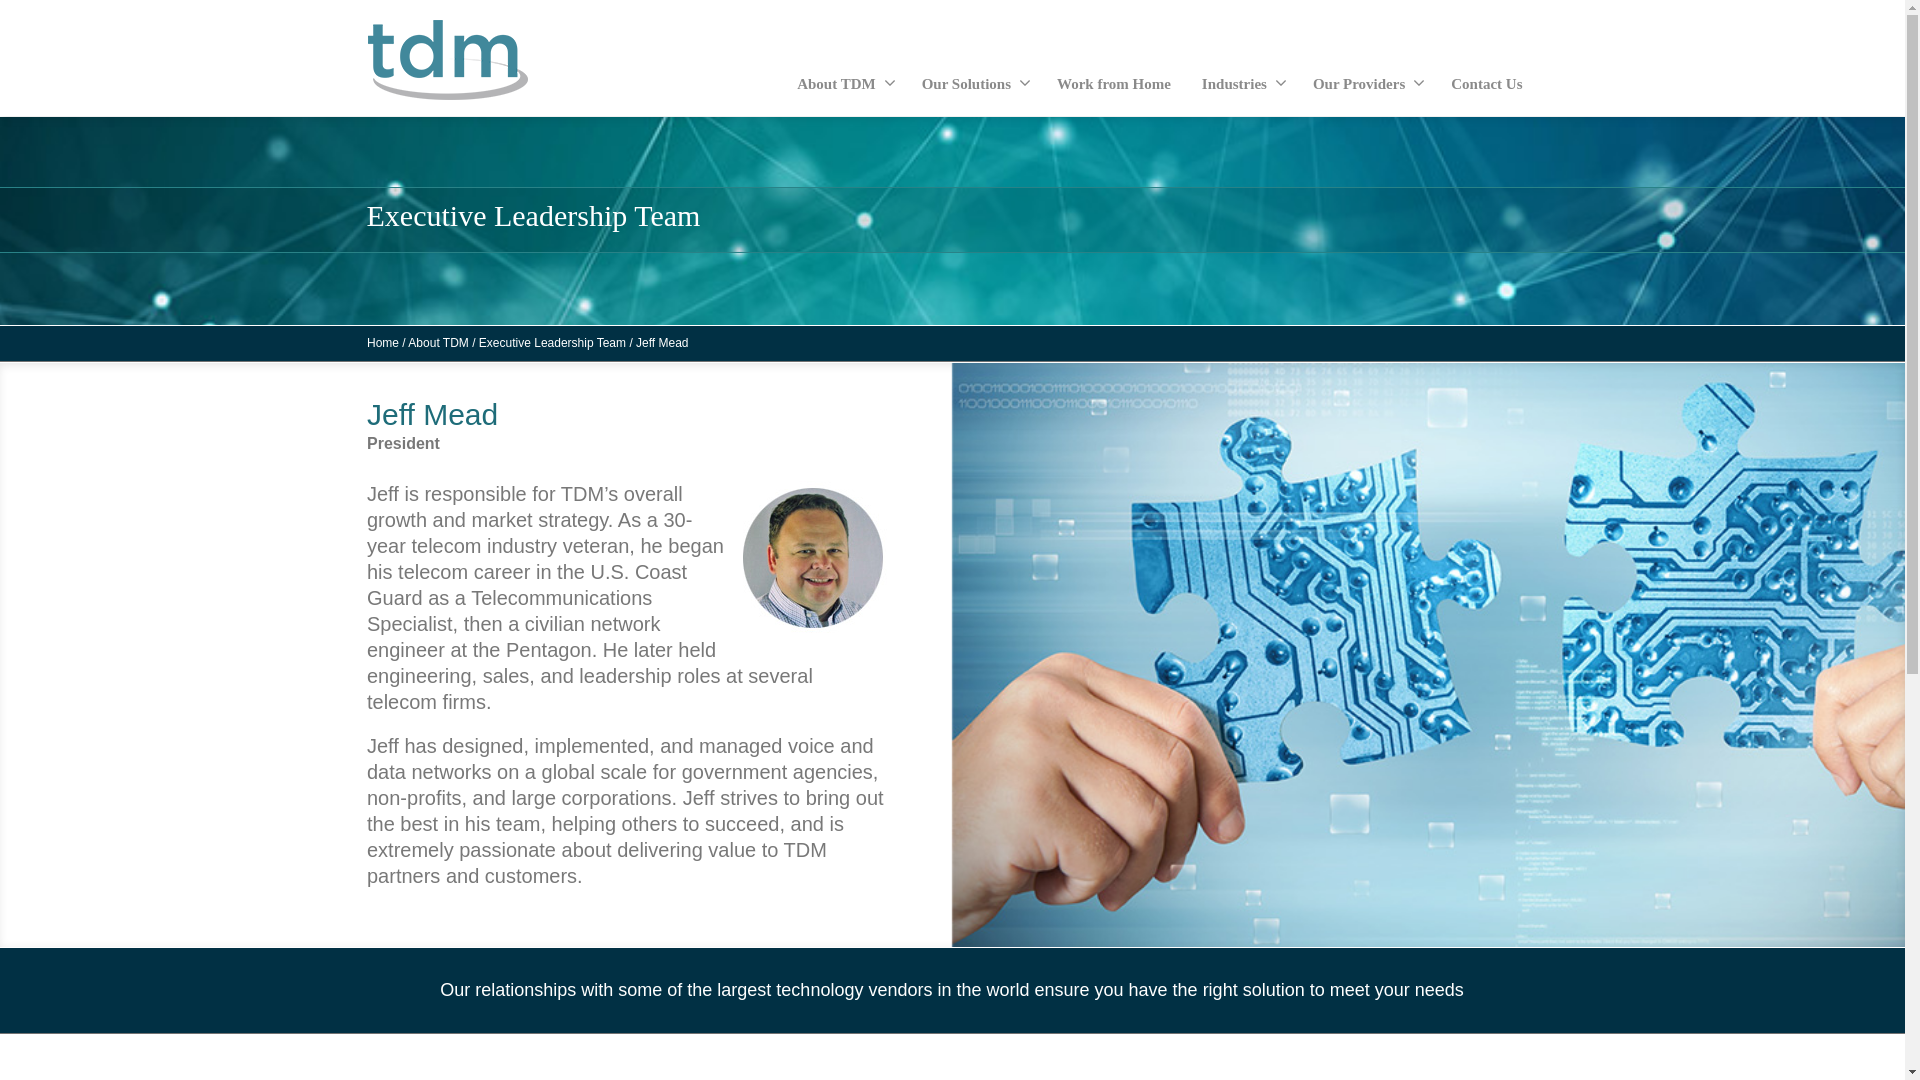 The width and height of the screenshot is (1920, 1080). I want to click on 'Contact Us', so click(1486, 83).